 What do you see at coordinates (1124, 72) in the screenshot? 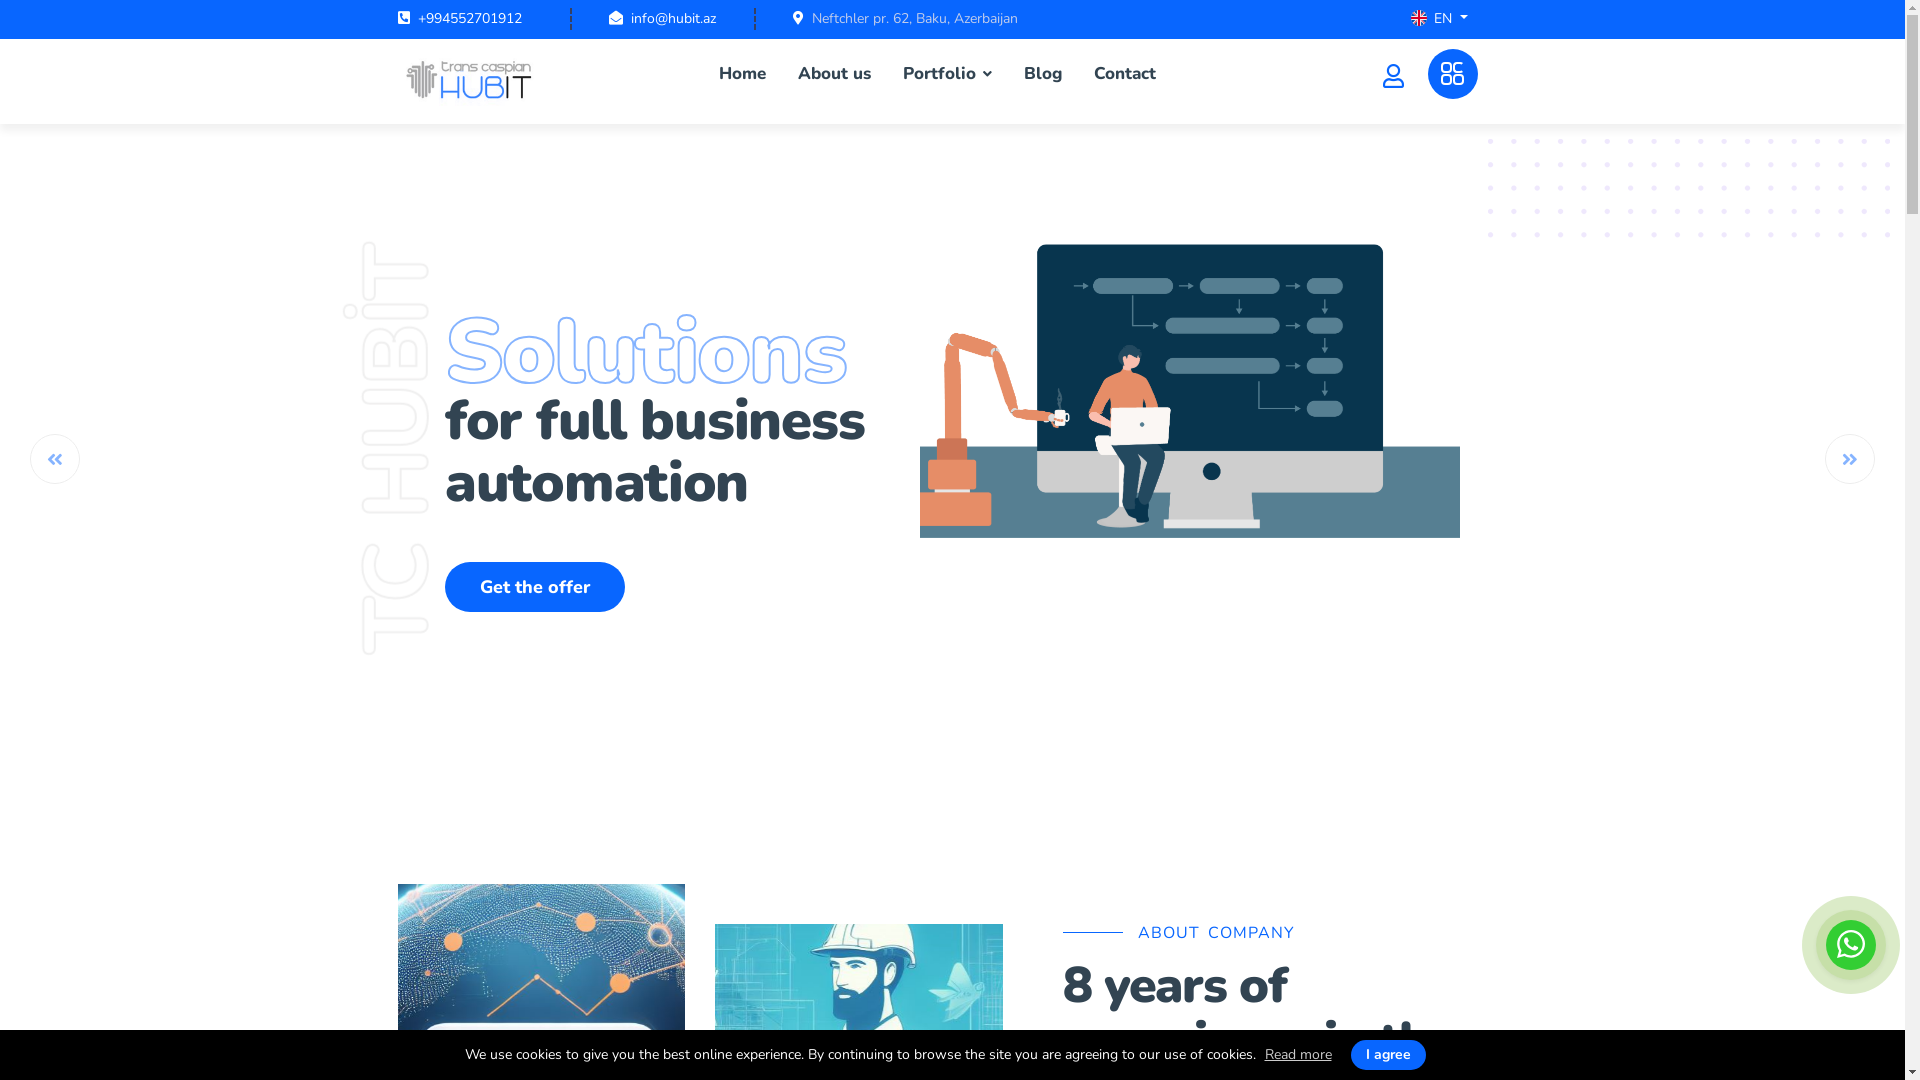
I see `'Contact'` at bounding box center [1124, 72].